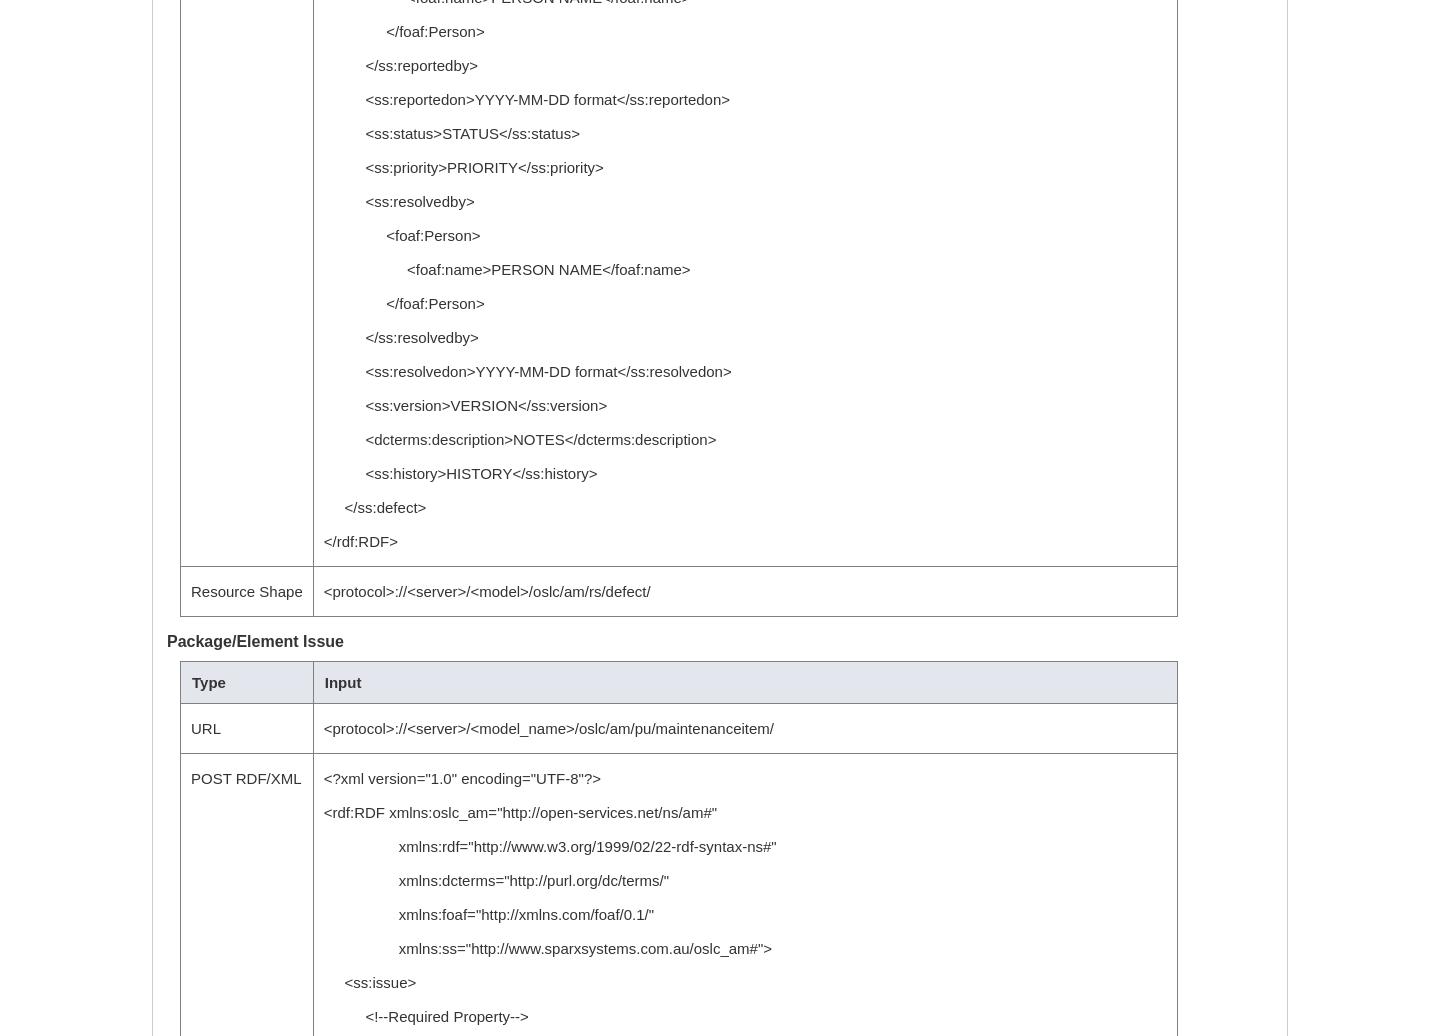 This screenshot has height=1036, width=1440. I want to click on '<foaf:name>PERSON NAME</foaf:name>', so click(505, 269).